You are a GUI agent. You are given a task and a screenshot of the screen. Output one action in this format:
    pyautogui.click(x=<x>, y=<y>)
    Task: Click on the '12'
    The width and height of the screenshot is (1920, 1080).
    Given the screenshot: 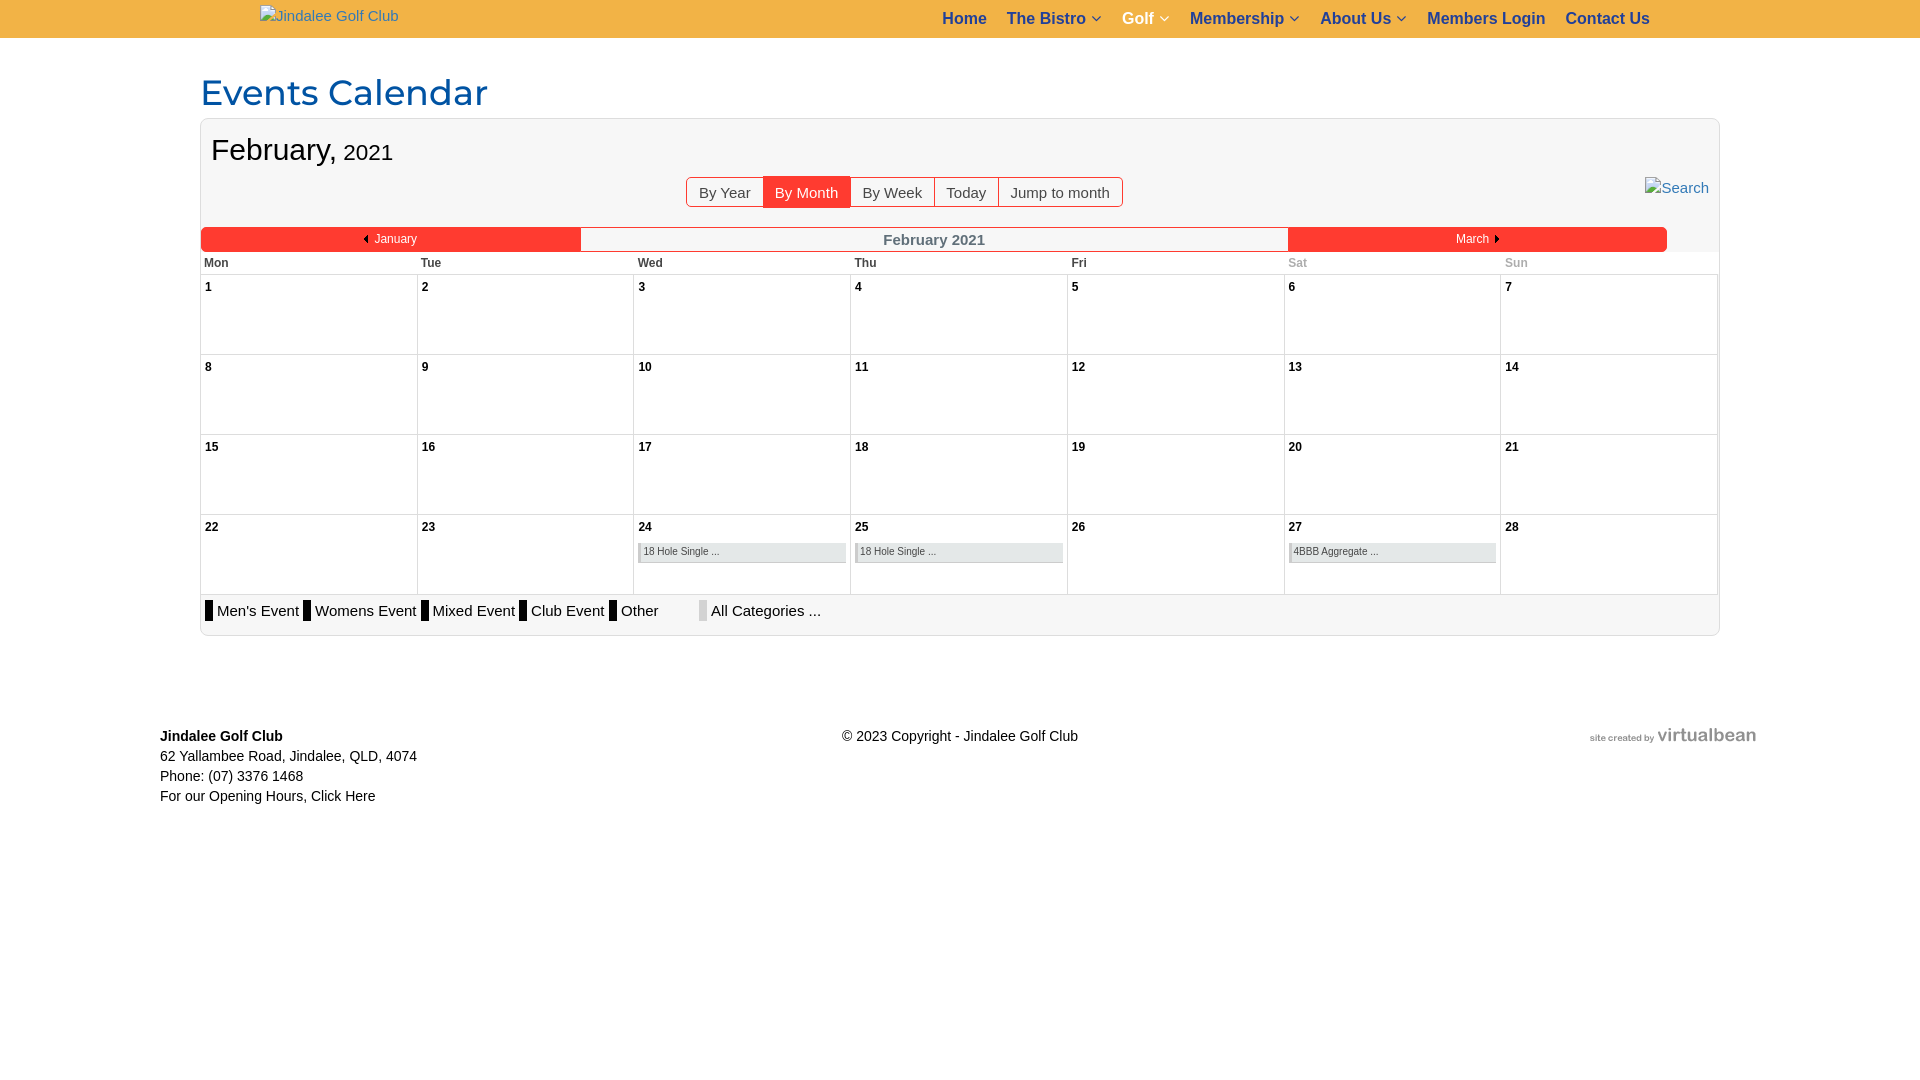 What is the action you would take?
    pyautogui.click(x=1070, y=366)
    